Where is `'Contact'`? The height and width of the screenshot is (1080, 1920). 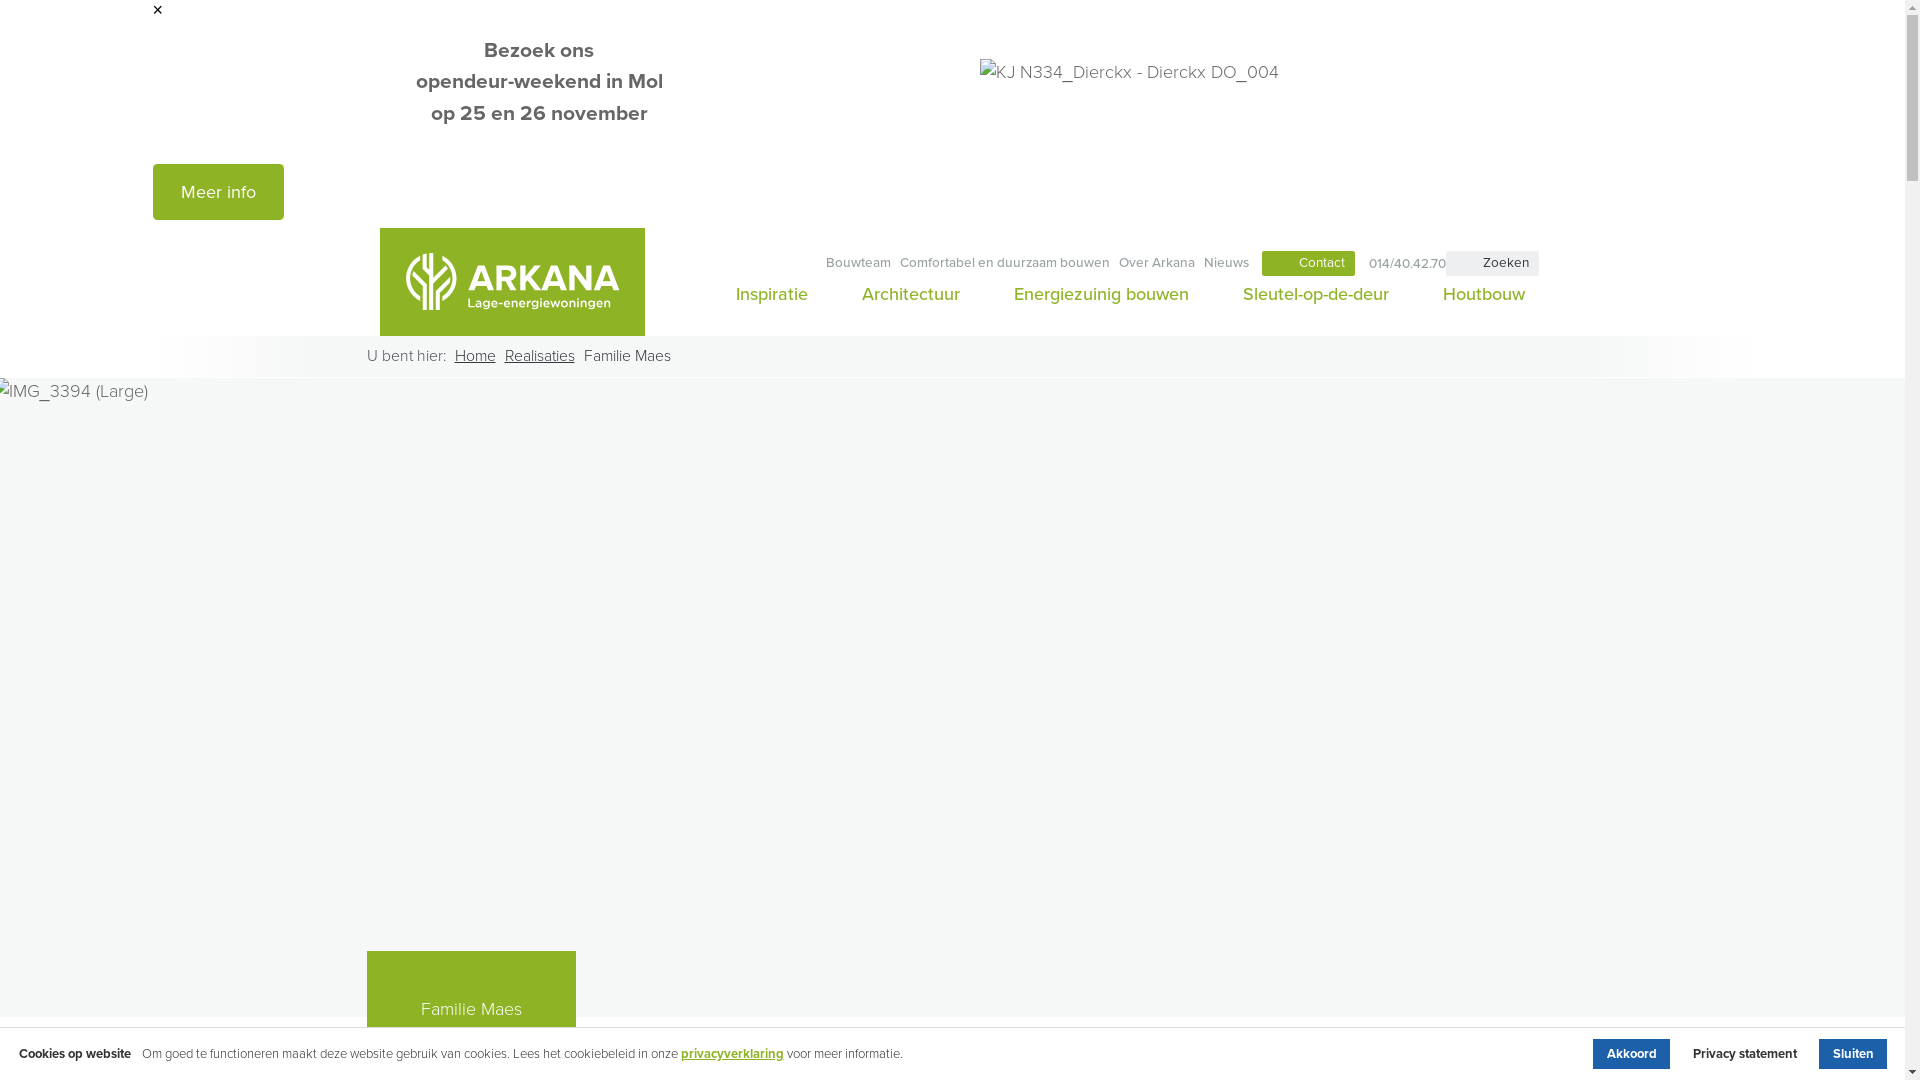
'Contact' is located at coordinates (1261, 263).